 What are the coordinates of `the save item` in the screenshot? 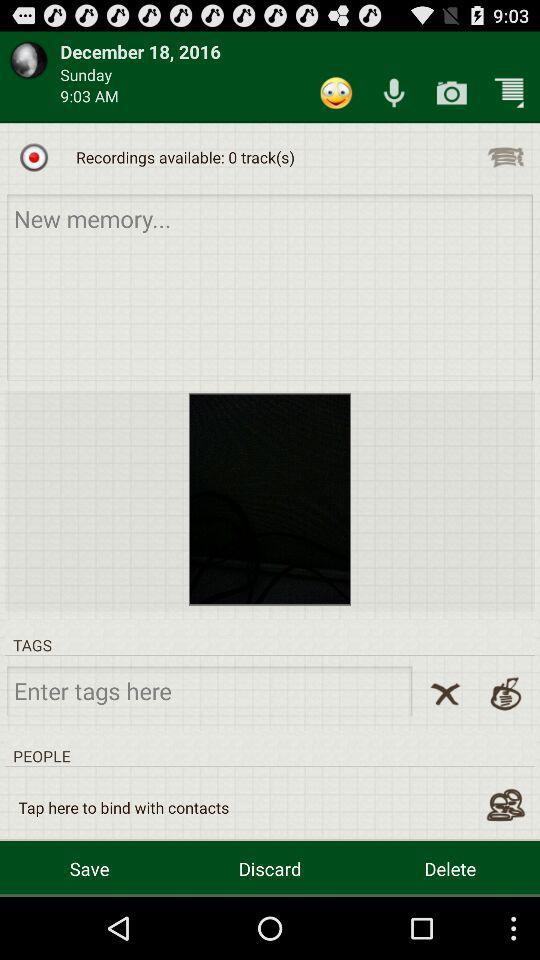 It's located at (88, 867).